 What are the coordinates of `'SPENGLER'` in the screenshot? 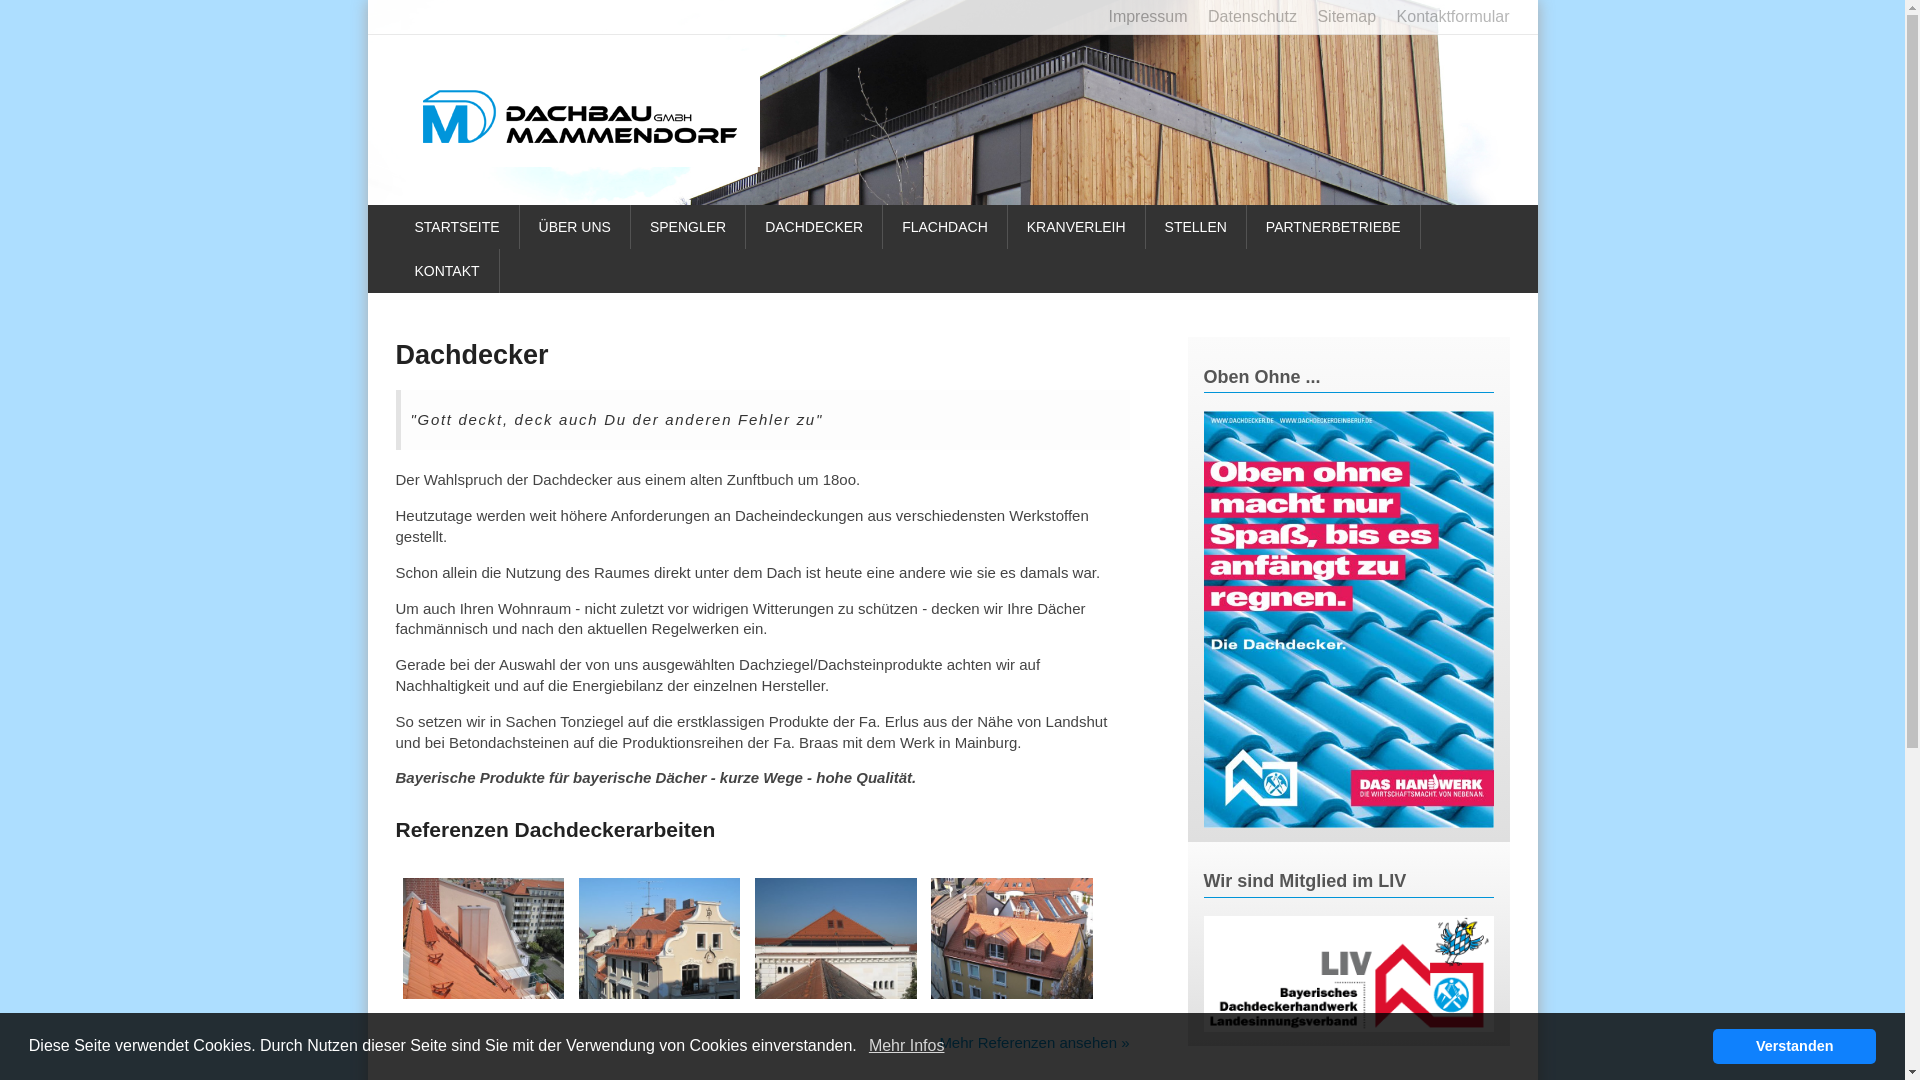 It's located at (688, 226).